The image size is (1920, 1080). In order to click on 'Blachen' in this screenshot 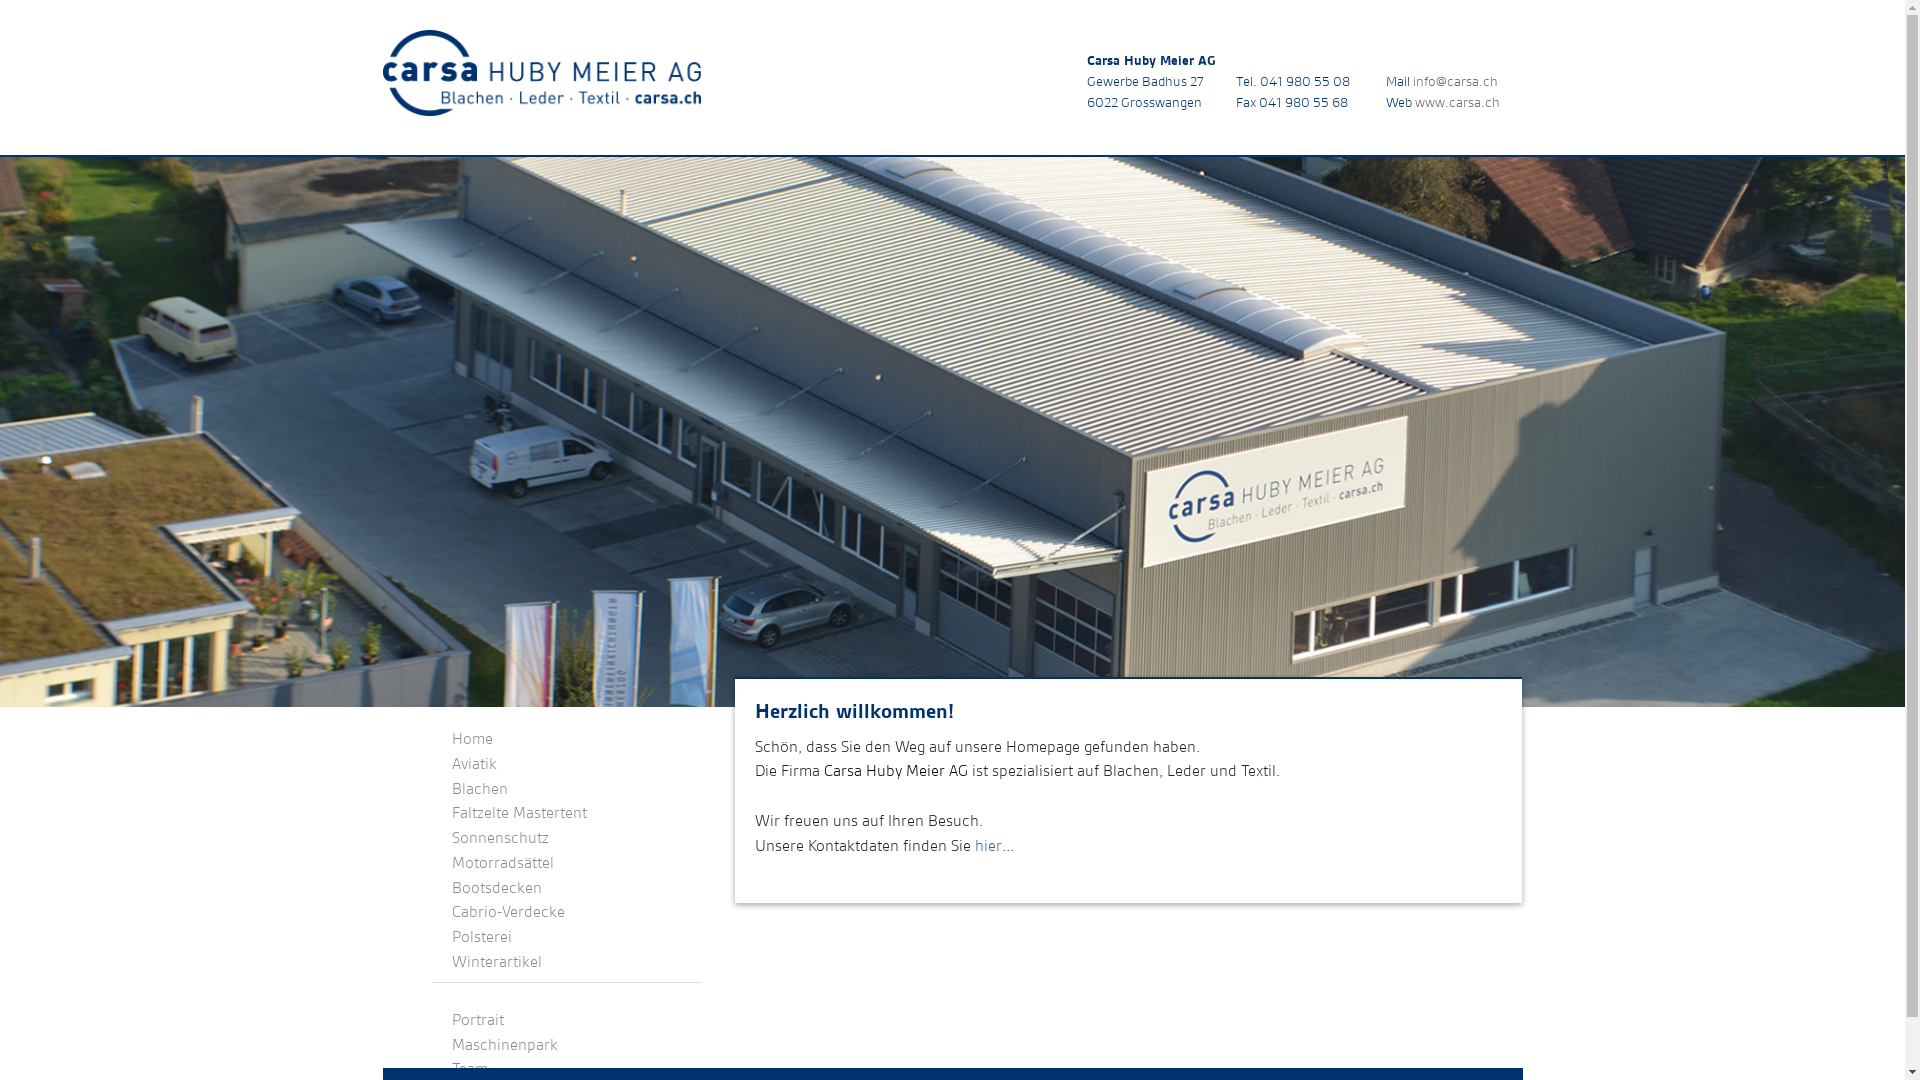, I will do `click(480, 787)`.